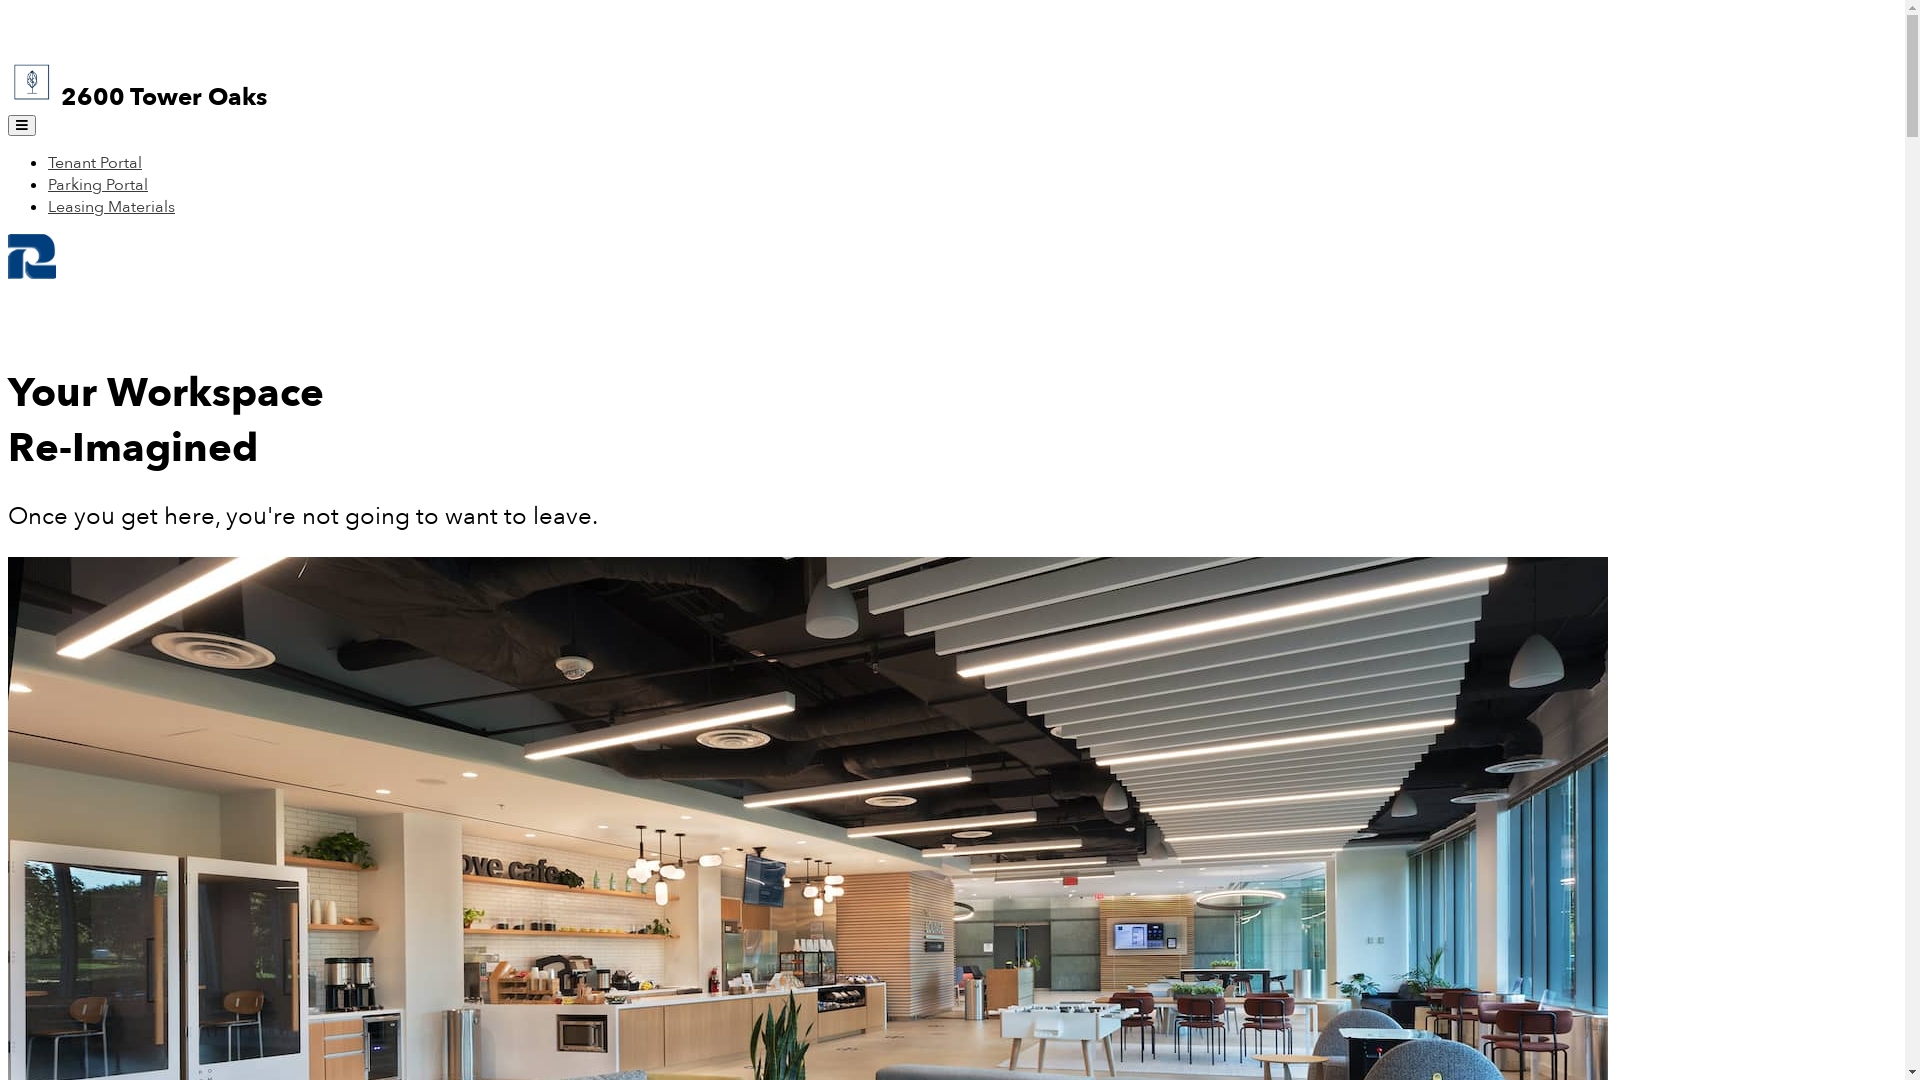 The image size is (1920, 1080). Describe the element at coordinates (48, 207) in the screenshot. I see `'Leasing Materials'` at that location.